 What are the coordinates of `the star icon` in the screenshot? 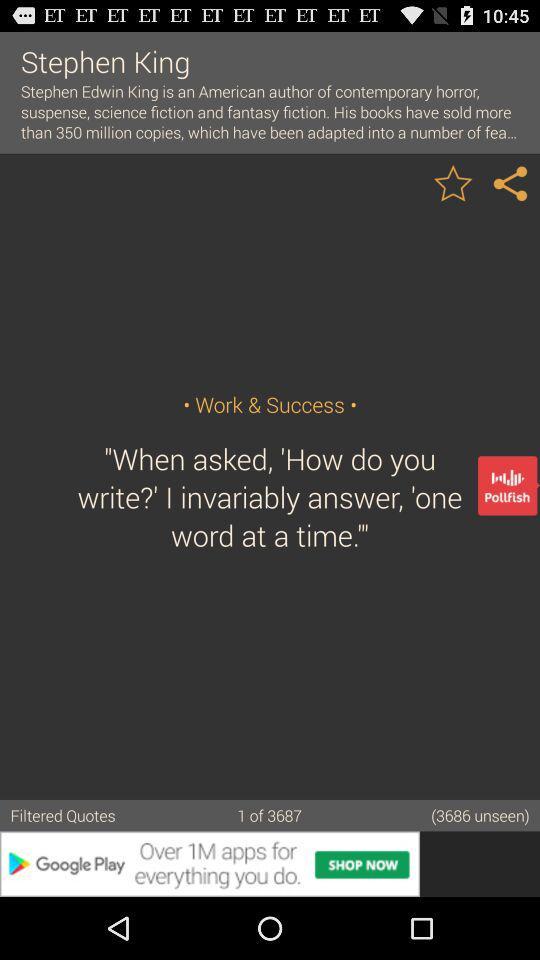 It's located at (453, 195).